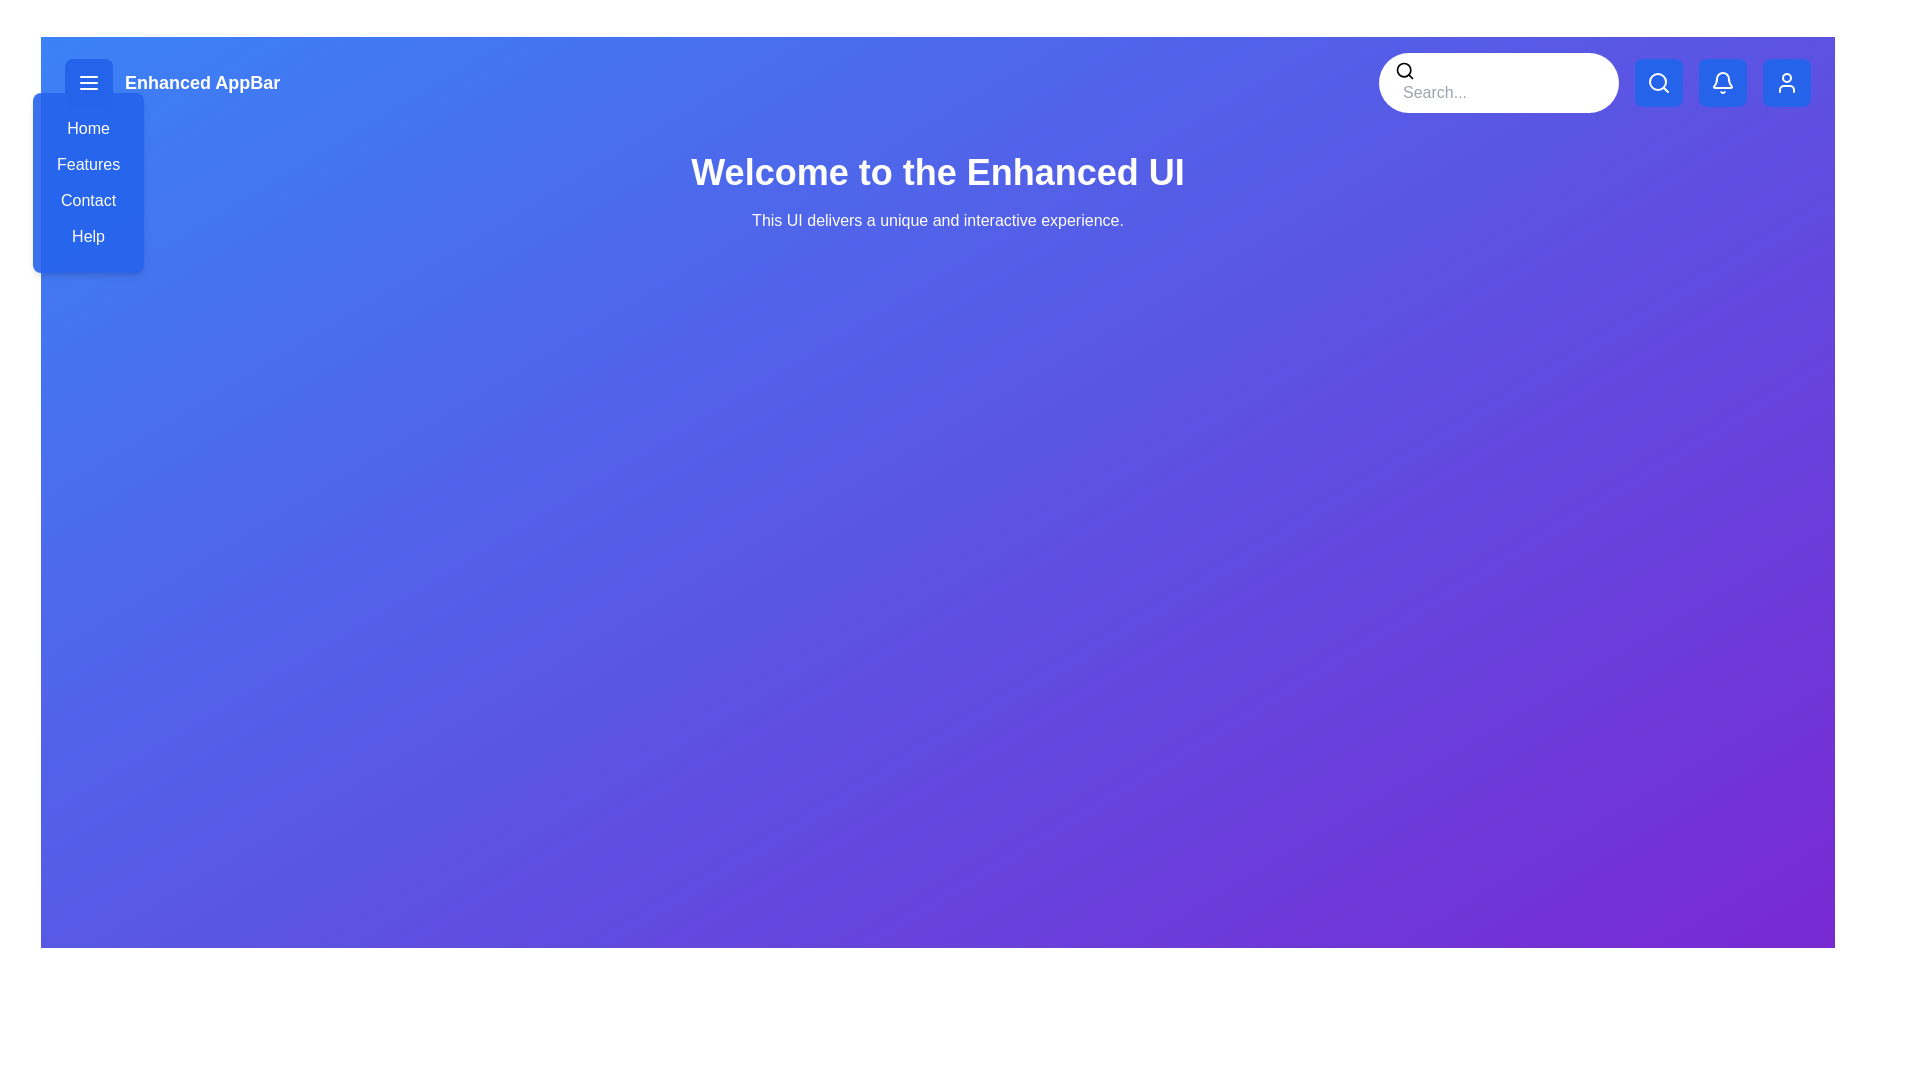 Image resolution: width=1920 pixels, height=1080 pixels. I want to click on the menu item labeled Home, so click(86, 128).